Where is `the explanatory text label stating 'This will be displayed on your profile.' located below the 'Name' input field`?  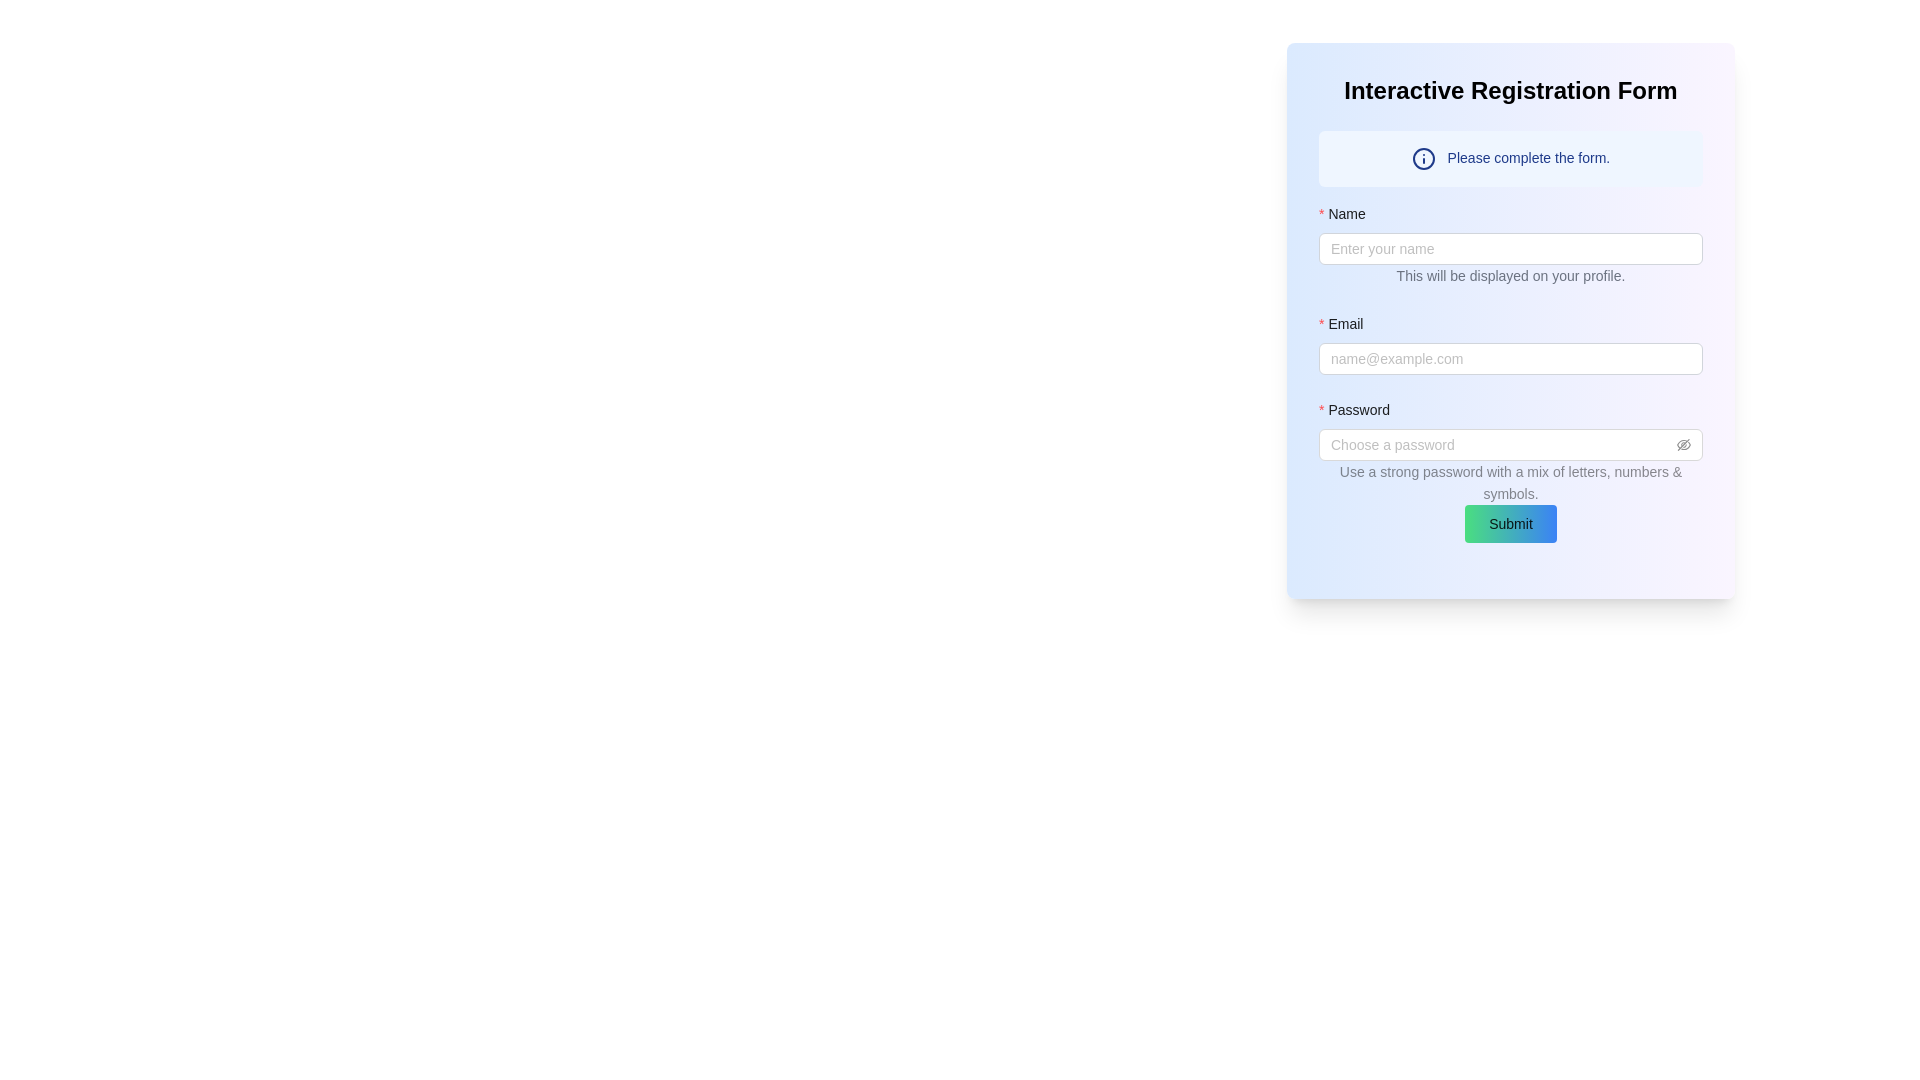
the explanatory text label stating 'This will be displayed on your profile.' located below the 'Name' input field is located at coordinates (1511, 276).